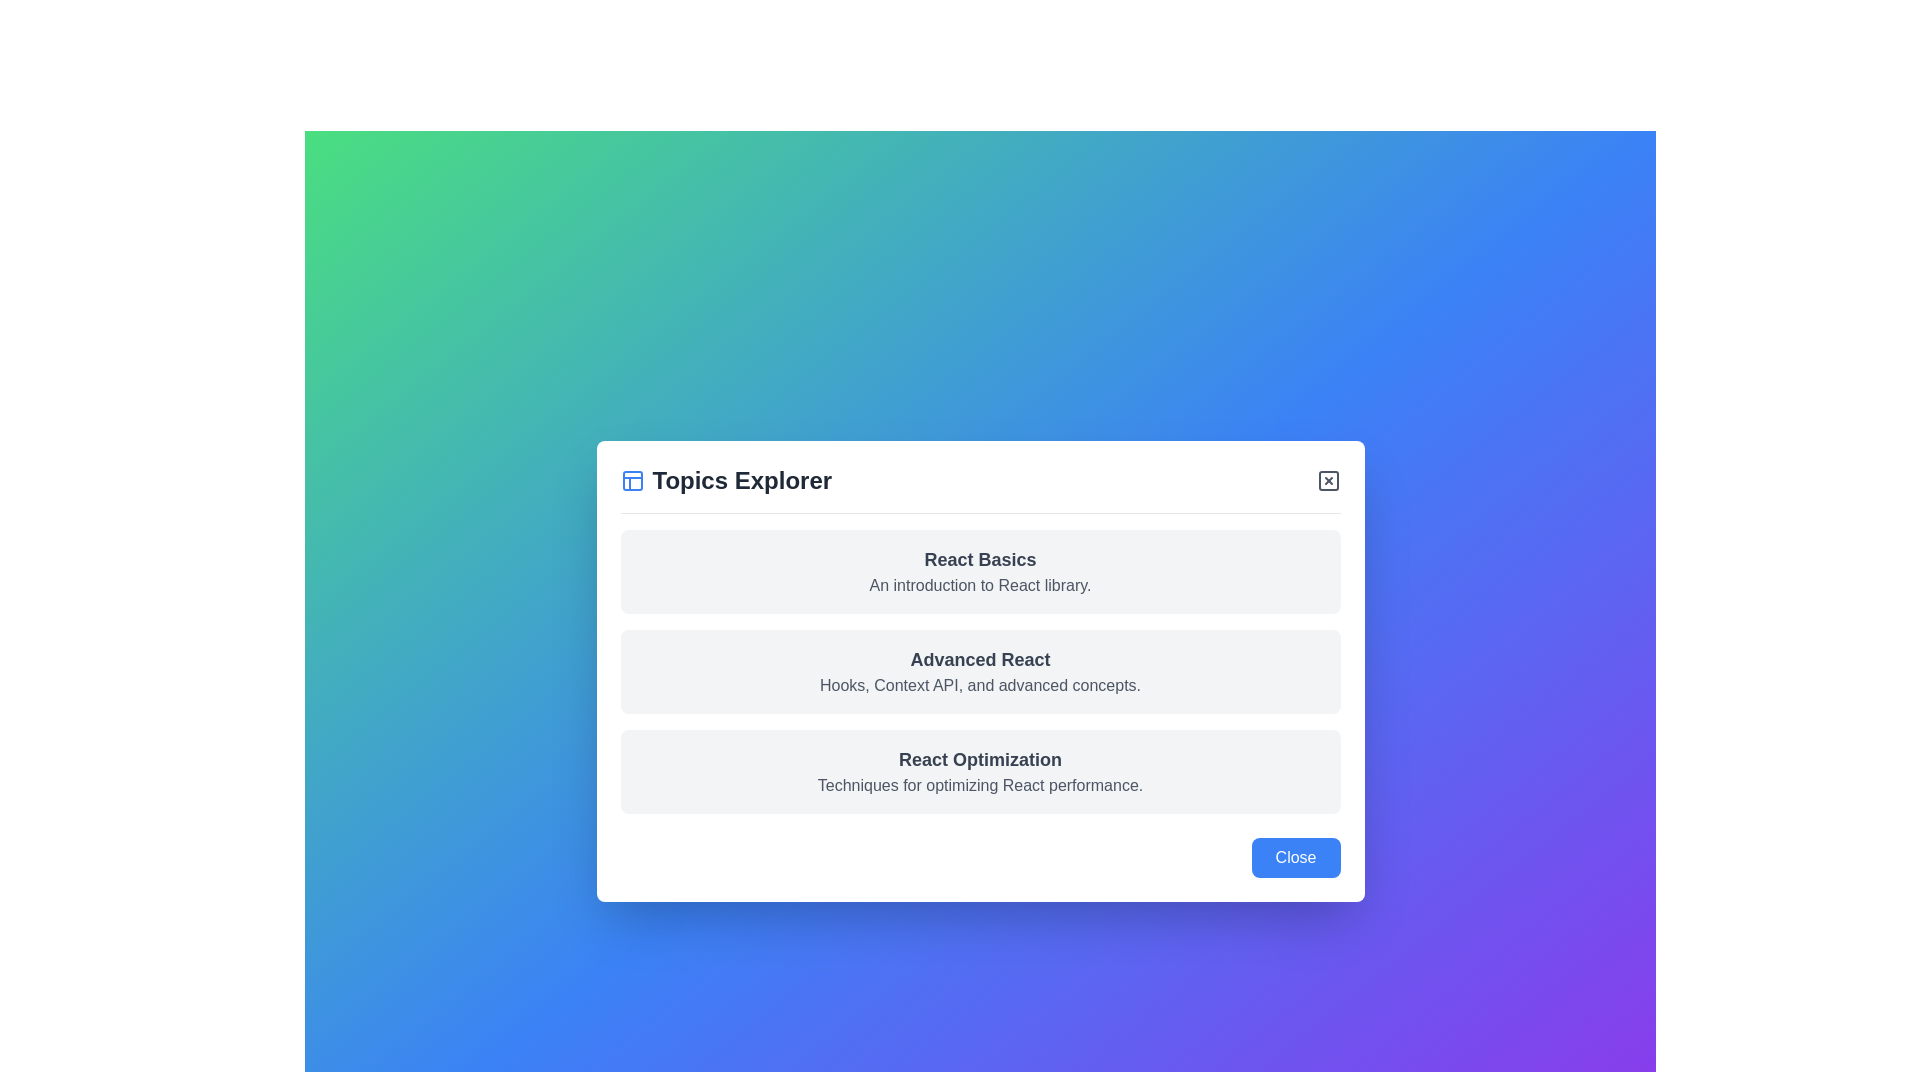 The width and height of the screenshot is (1920, 1080). Describe the element at coordinates (631, 480) in the screenshot. I see `the blue grid icon located to the left of the text 'Topics Explorer' in the modal header` at that location.